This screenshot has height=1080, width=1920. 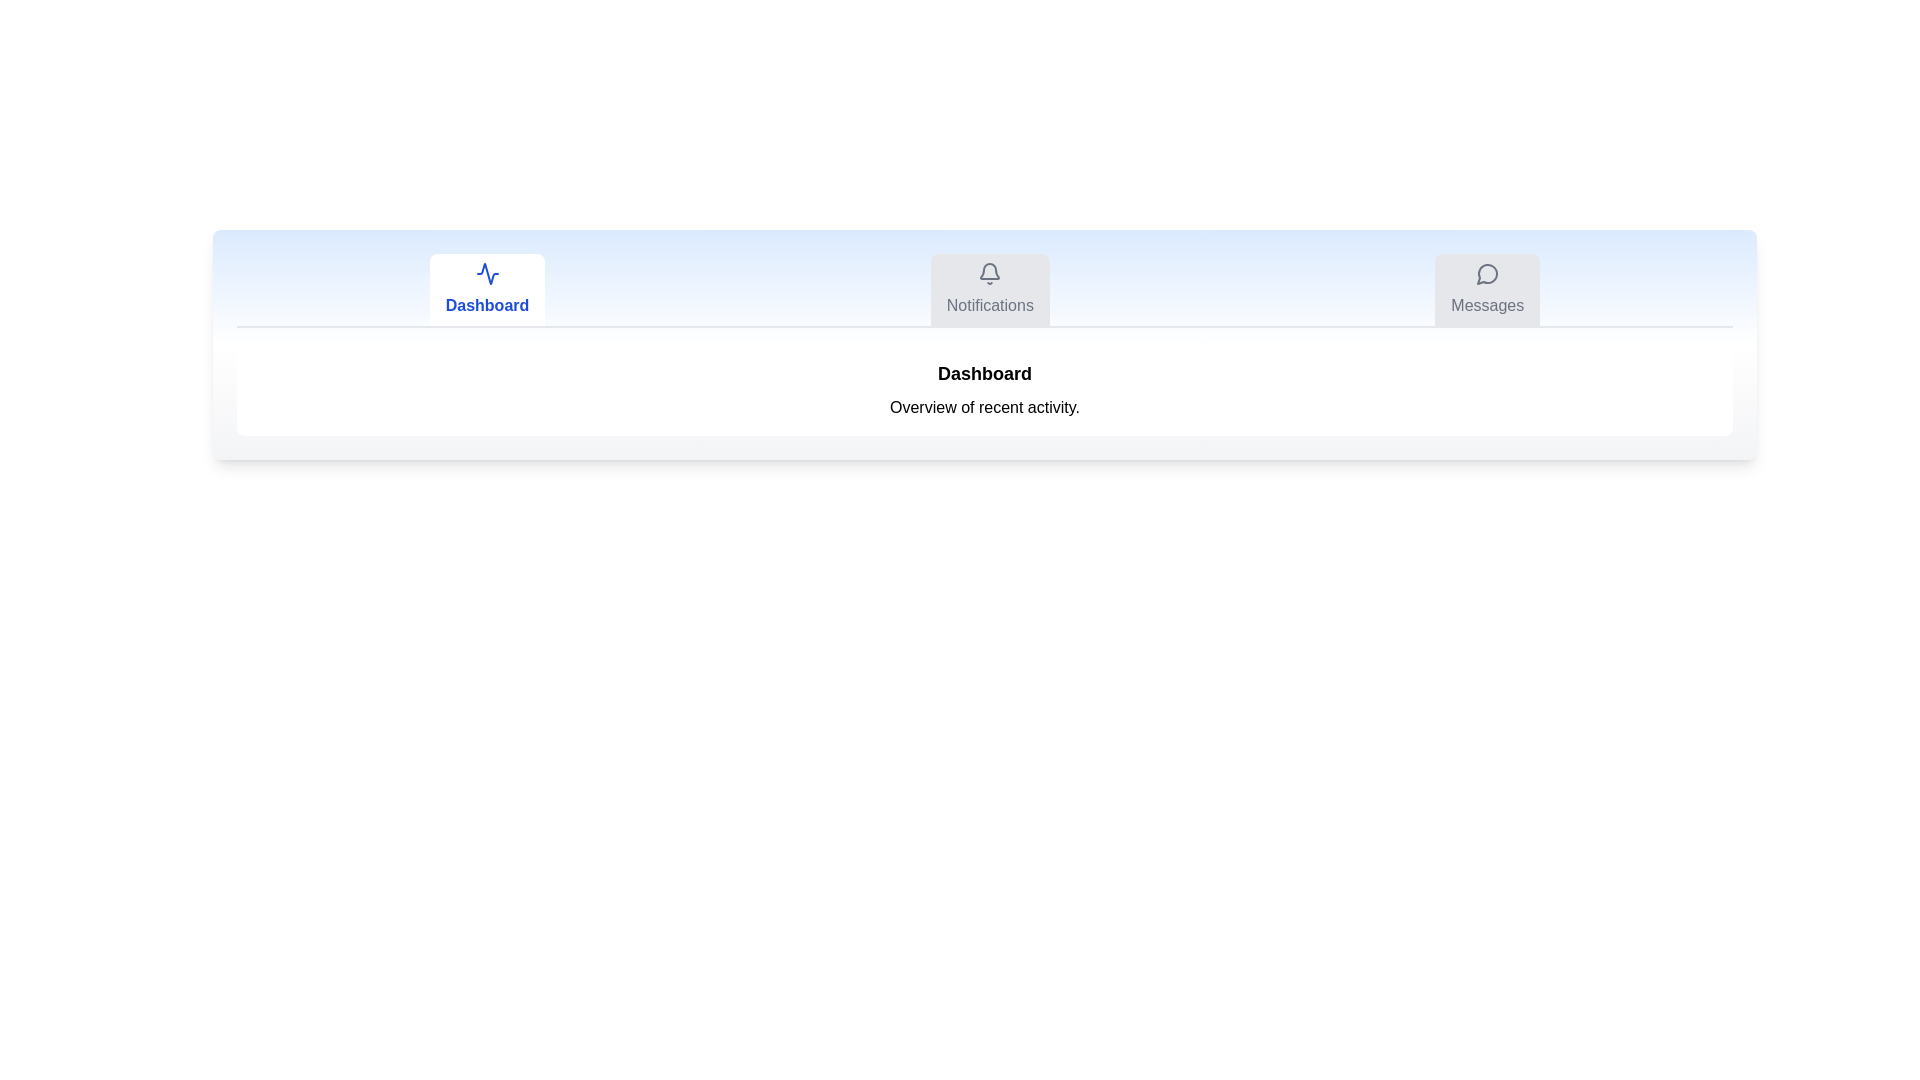 What do you see at coordinates (487, 289) in the screenshot?
I see `the tab button corresponding to Dashboard to switch sections` at bounding box center [487, 289].